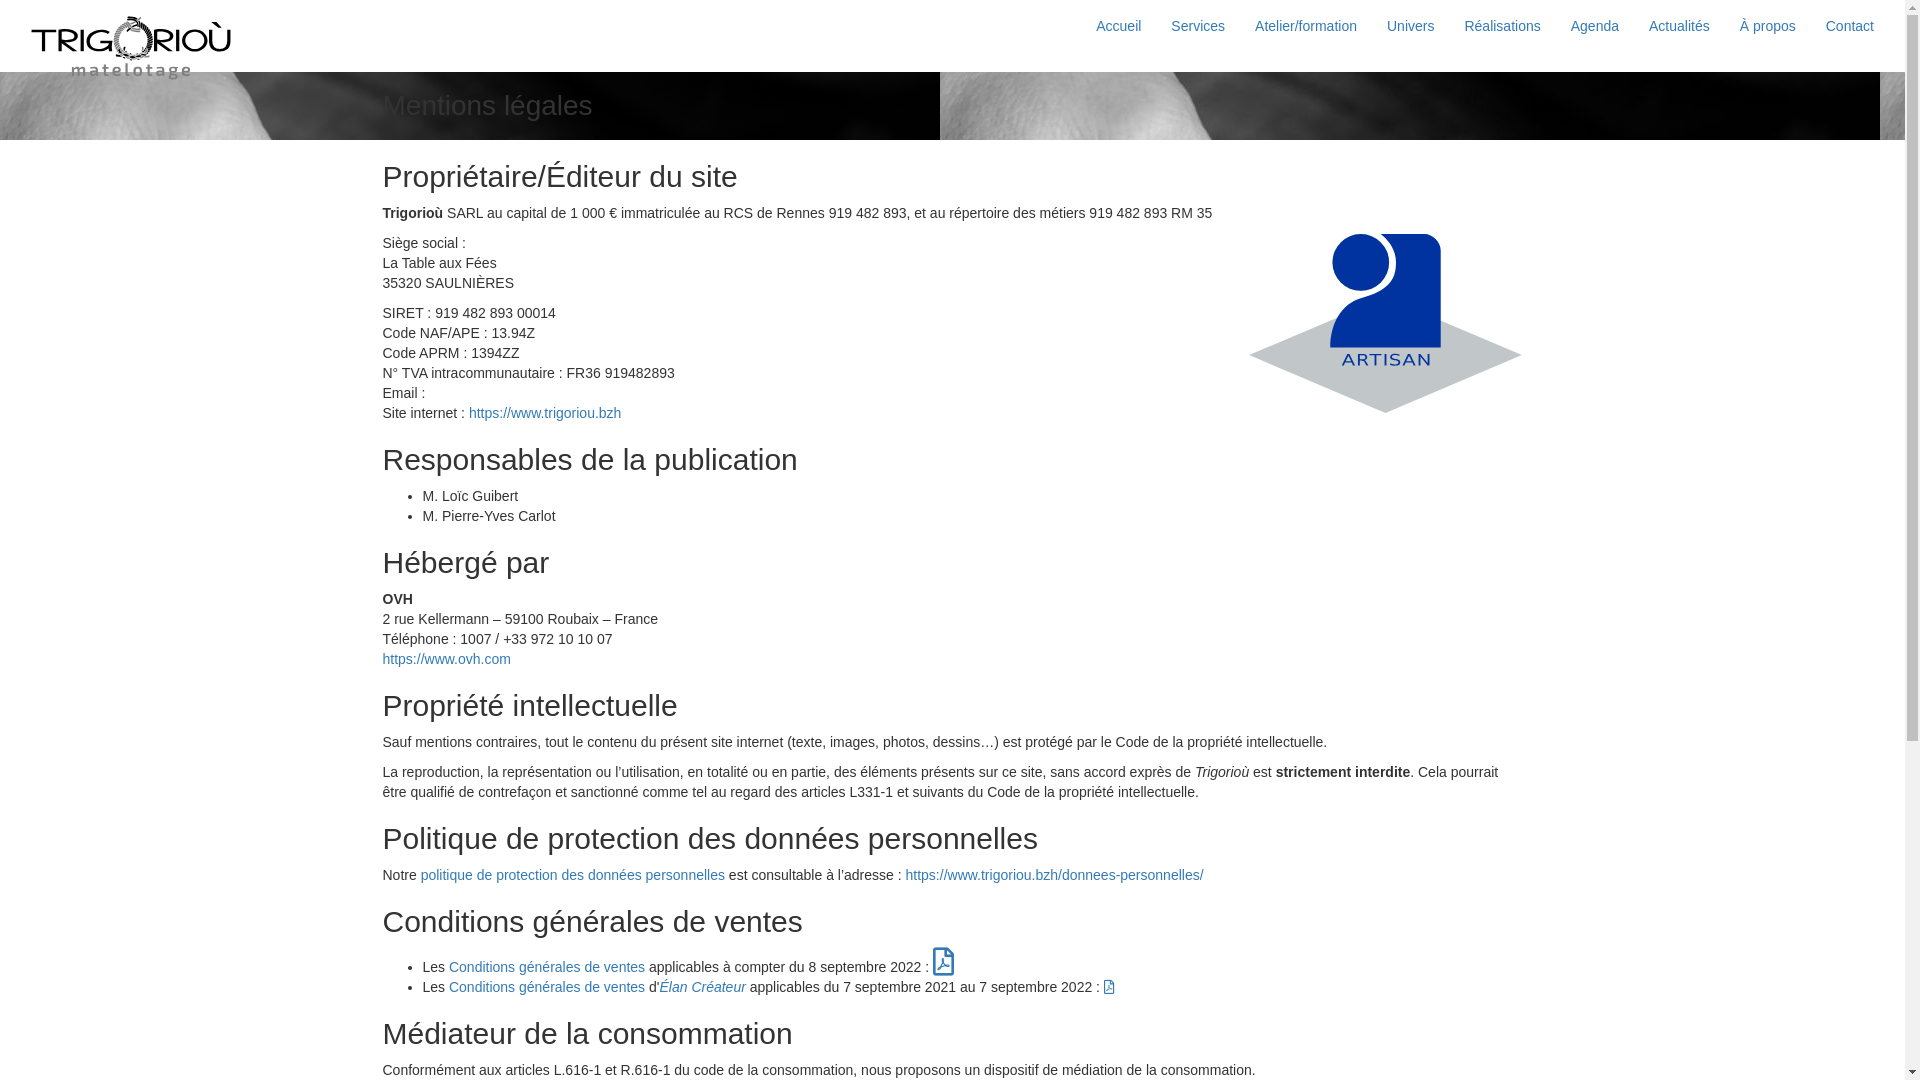  What do you see at coordinates (445, 659) in the screenshot?
I see `'https://www.ovh.com'` at bounding box center [445, 659].